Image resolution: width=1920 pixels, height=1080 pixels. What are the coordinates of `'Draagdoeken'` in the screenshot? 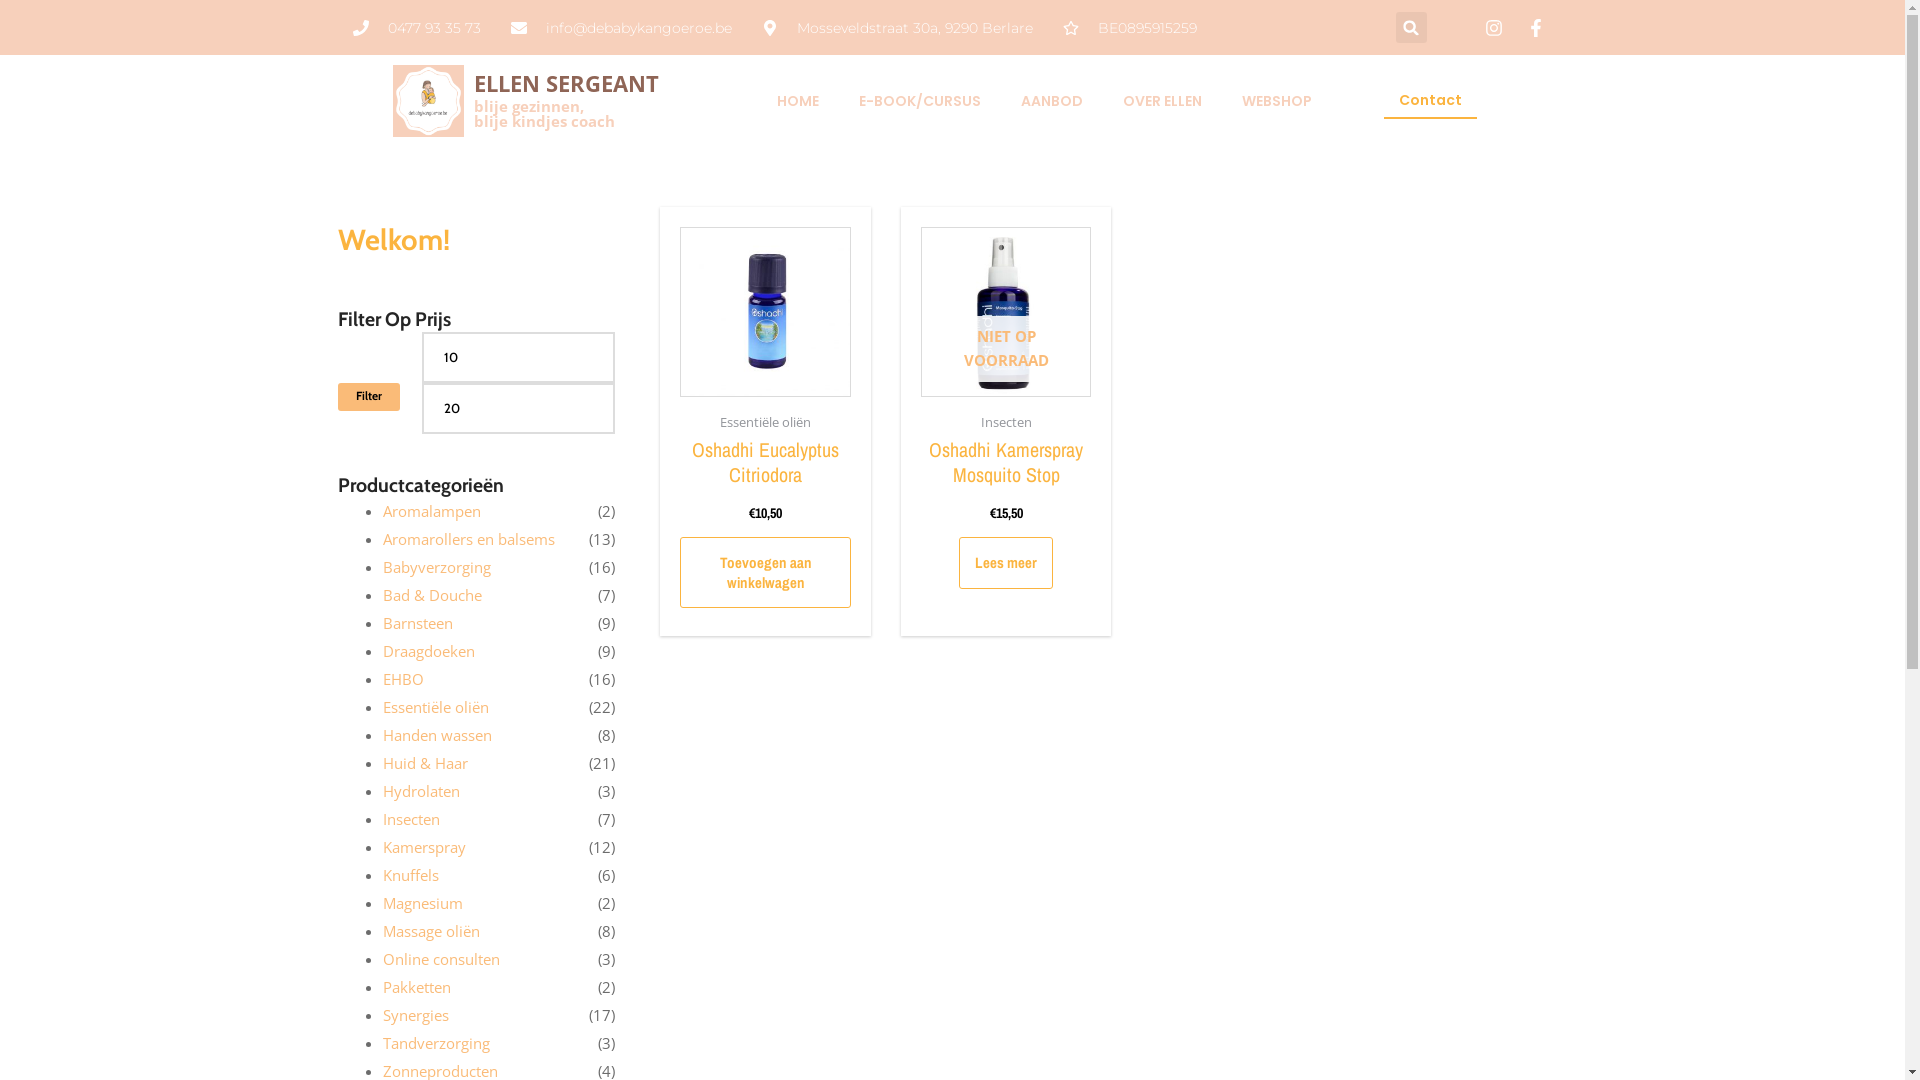 It's located at (426, 651).